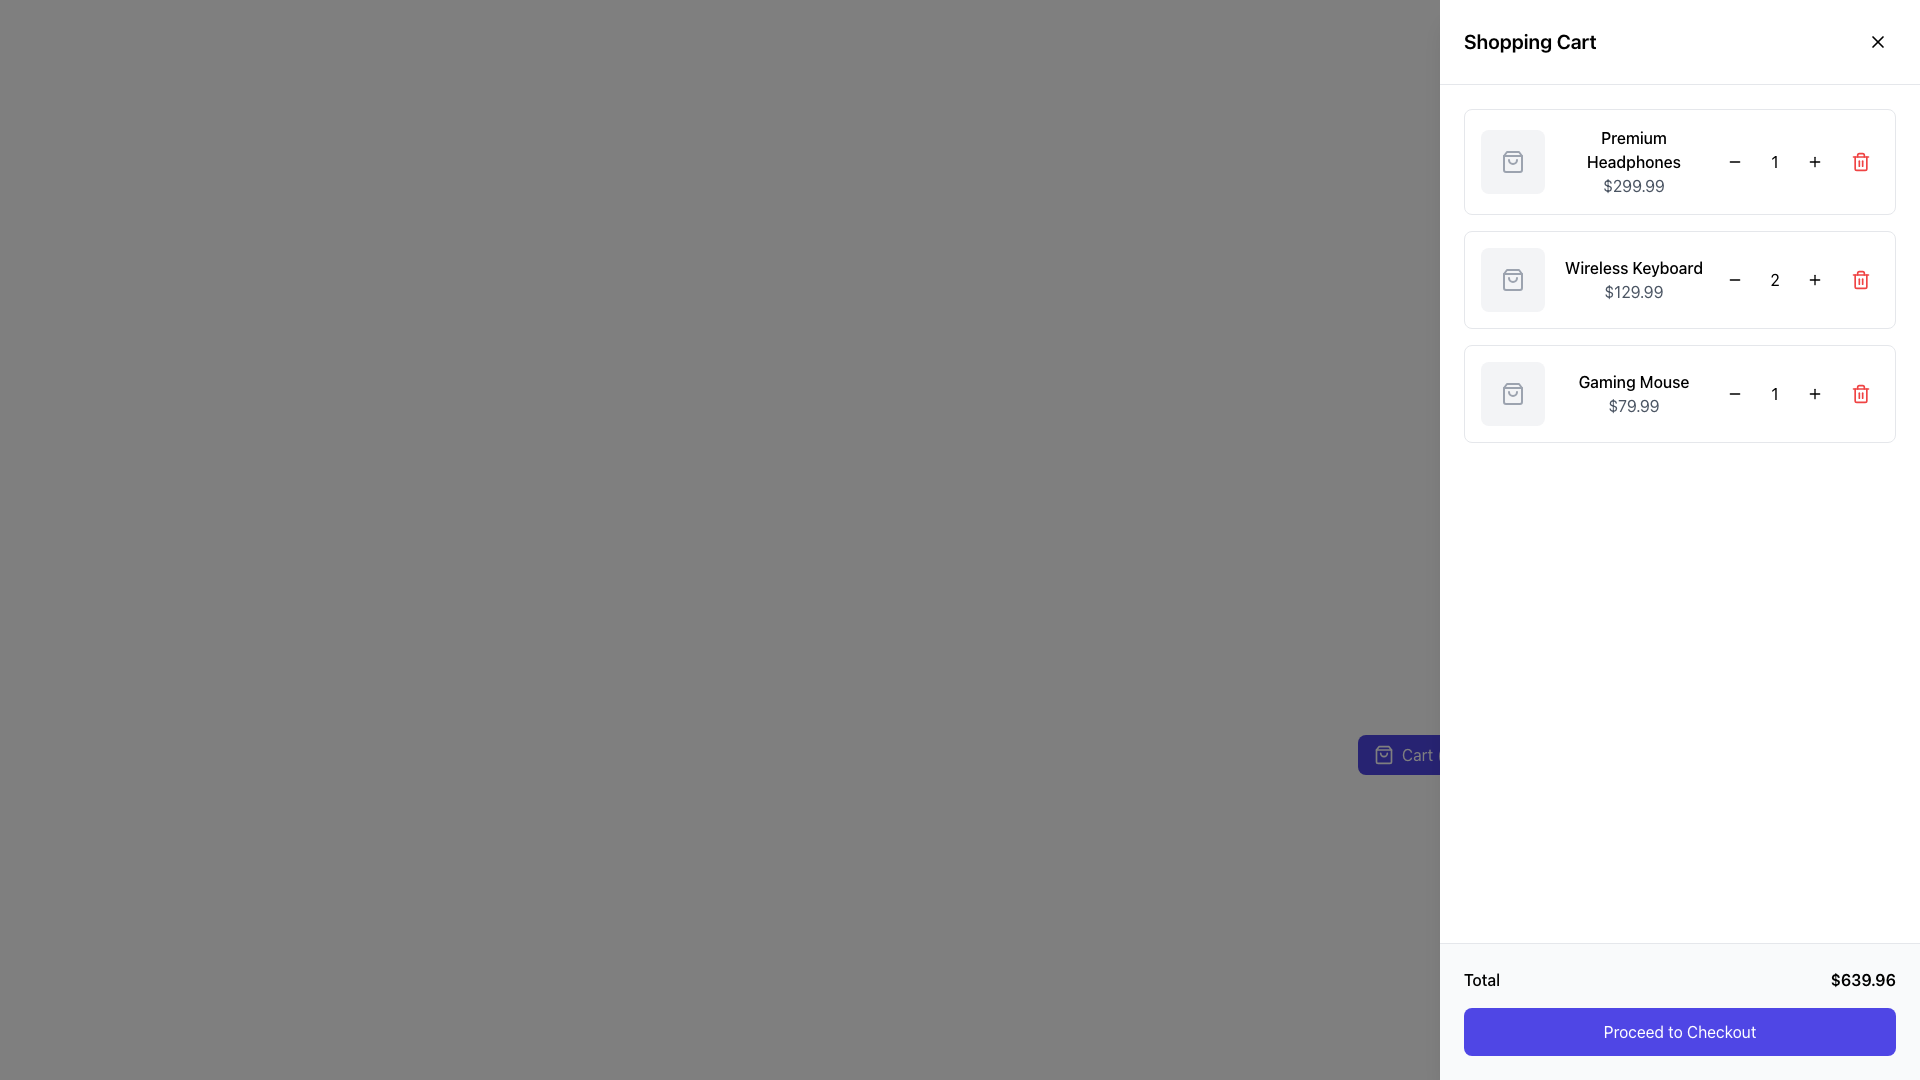  What do you see at coordinates (1633, 161) in the screenshot?
I see `product's details displayed in the text block showing the product name and price, which is located in the first item of the shopping cart interface` at bounding box center [1633, 161].